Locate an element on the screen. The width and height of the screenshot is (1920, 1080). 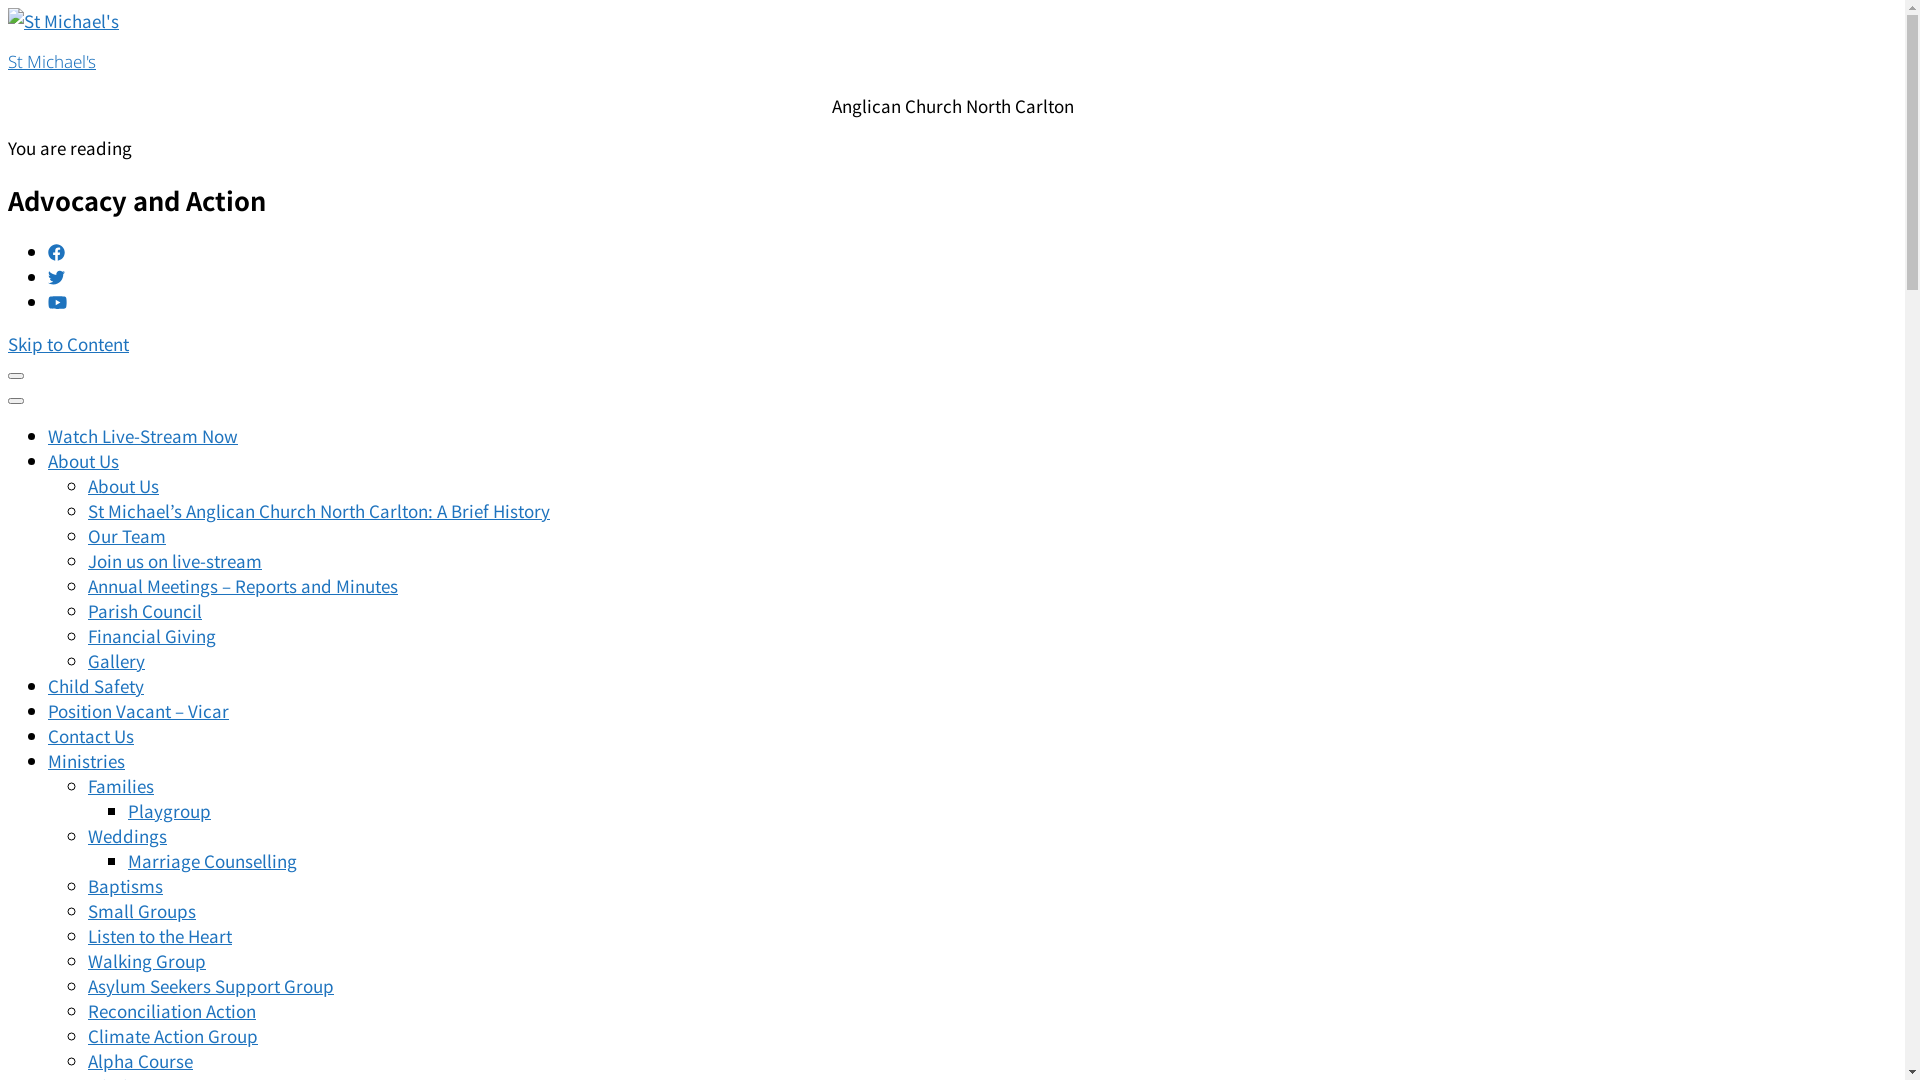
'Gallery' is located at coordinates (115, 660).